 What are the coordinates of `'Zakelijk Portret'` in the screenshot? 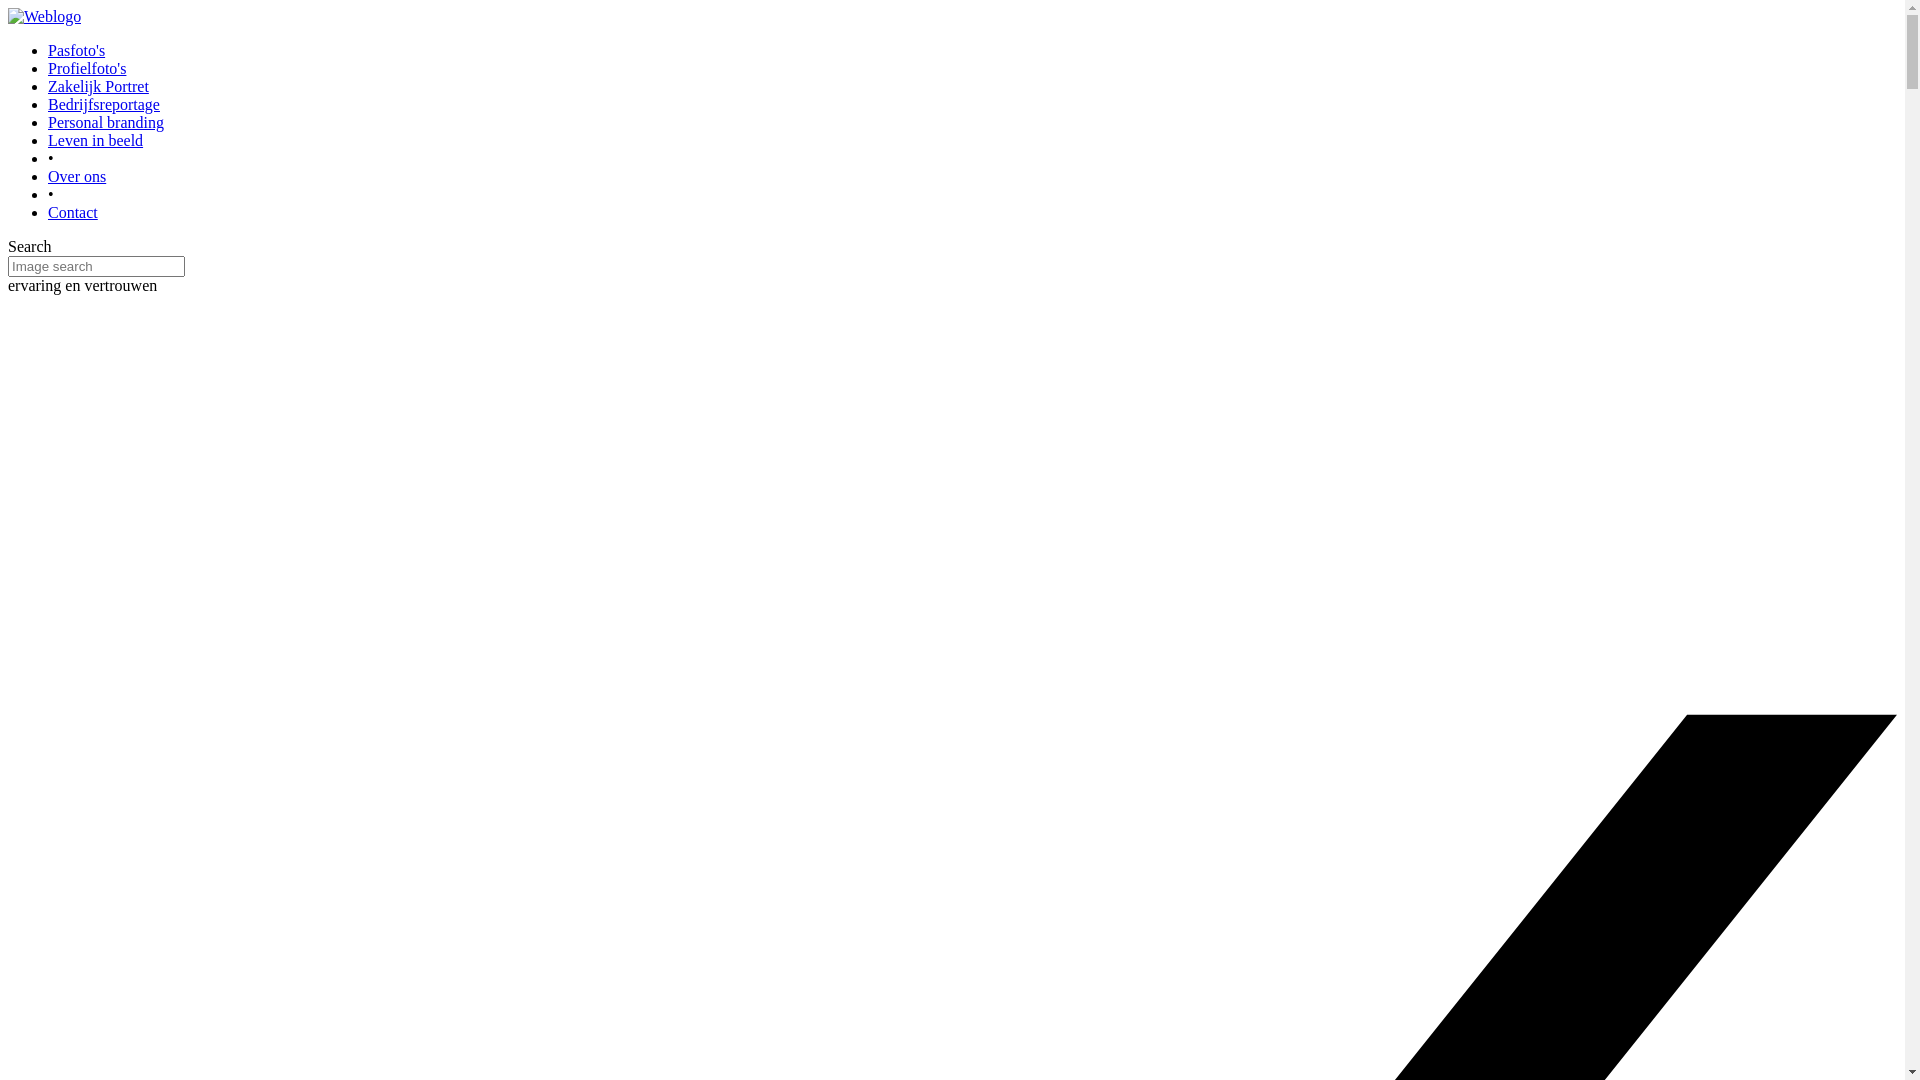 It's located at (97, 85).